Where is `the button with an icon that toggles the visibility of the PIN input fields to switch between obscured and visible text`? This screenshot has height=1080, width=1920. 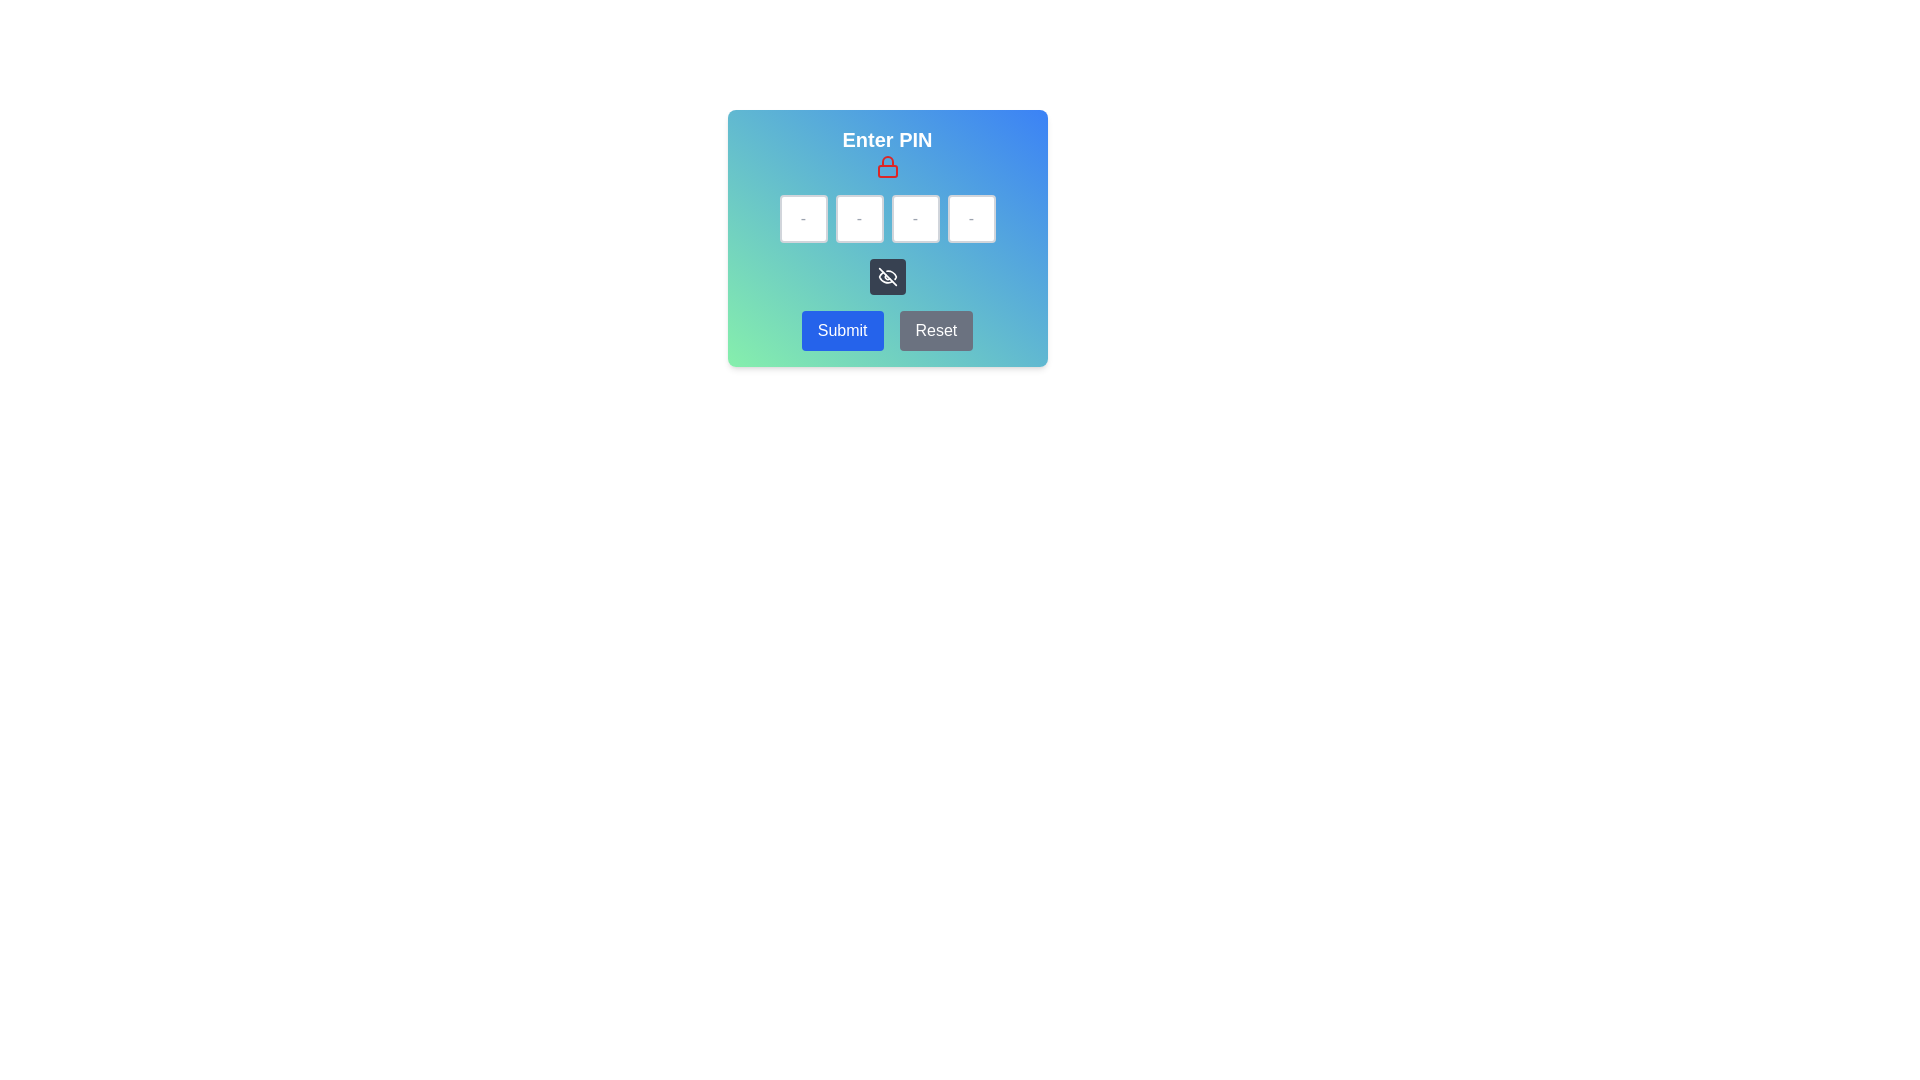 the button with an icon that toggles the visibility of the PIN input fields to switch between obscured and visible text is located at coordinates (886, 276).